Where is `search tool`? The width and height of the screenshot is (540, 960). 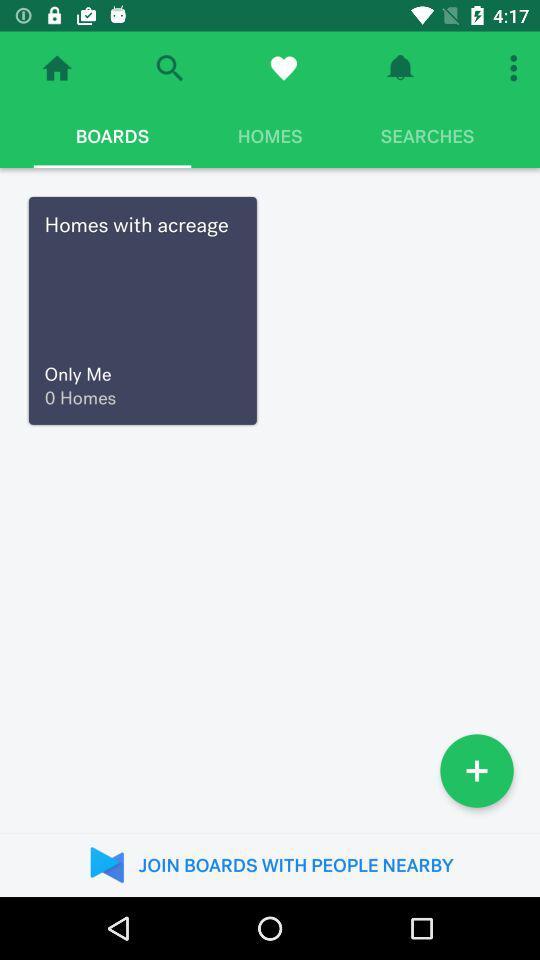
search tool is located at coordinates (168, 68).